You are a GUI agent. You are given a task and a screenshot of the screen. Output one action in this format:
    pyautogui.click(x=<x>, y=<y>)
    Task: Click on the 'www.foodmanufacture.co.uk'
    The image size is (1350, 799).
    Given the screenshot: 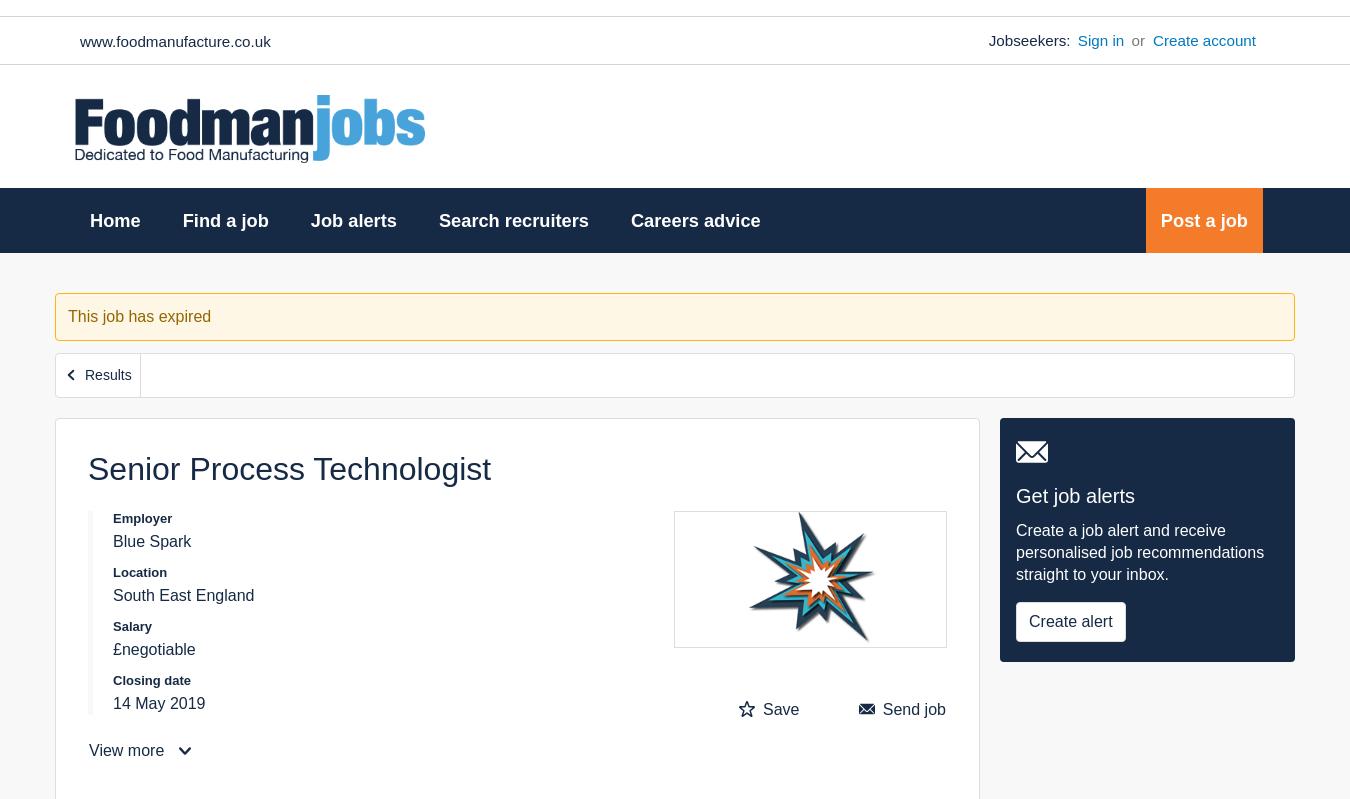 What is the action you would take?
    pyautogui.click(x=174, y=39)
    